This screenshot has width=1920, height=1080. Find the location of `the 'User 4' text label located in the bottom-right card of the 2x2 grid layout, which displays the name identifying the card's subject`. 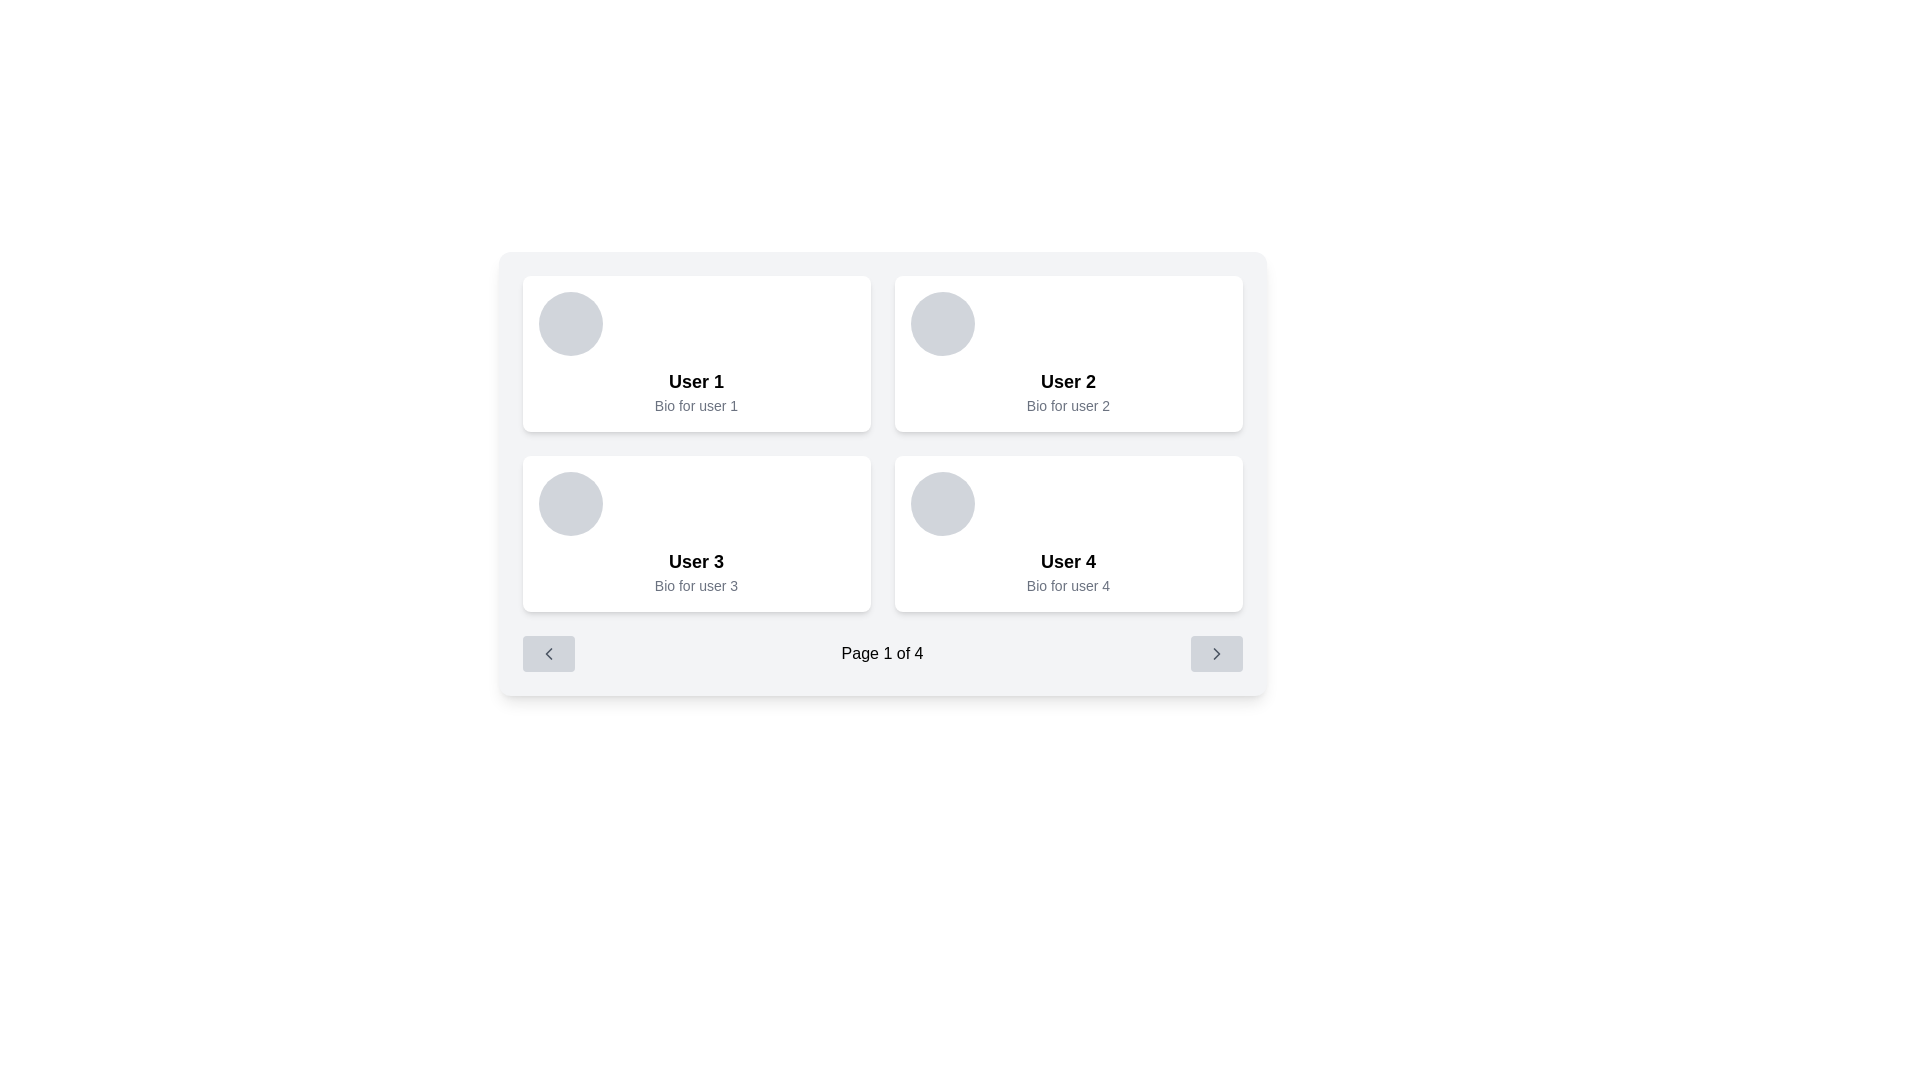

the 'User 4' text label located in the bottom-right card of the 2x2 grid layout, which displays the name identifying the card's subject is located at coordinates (1067, 562).